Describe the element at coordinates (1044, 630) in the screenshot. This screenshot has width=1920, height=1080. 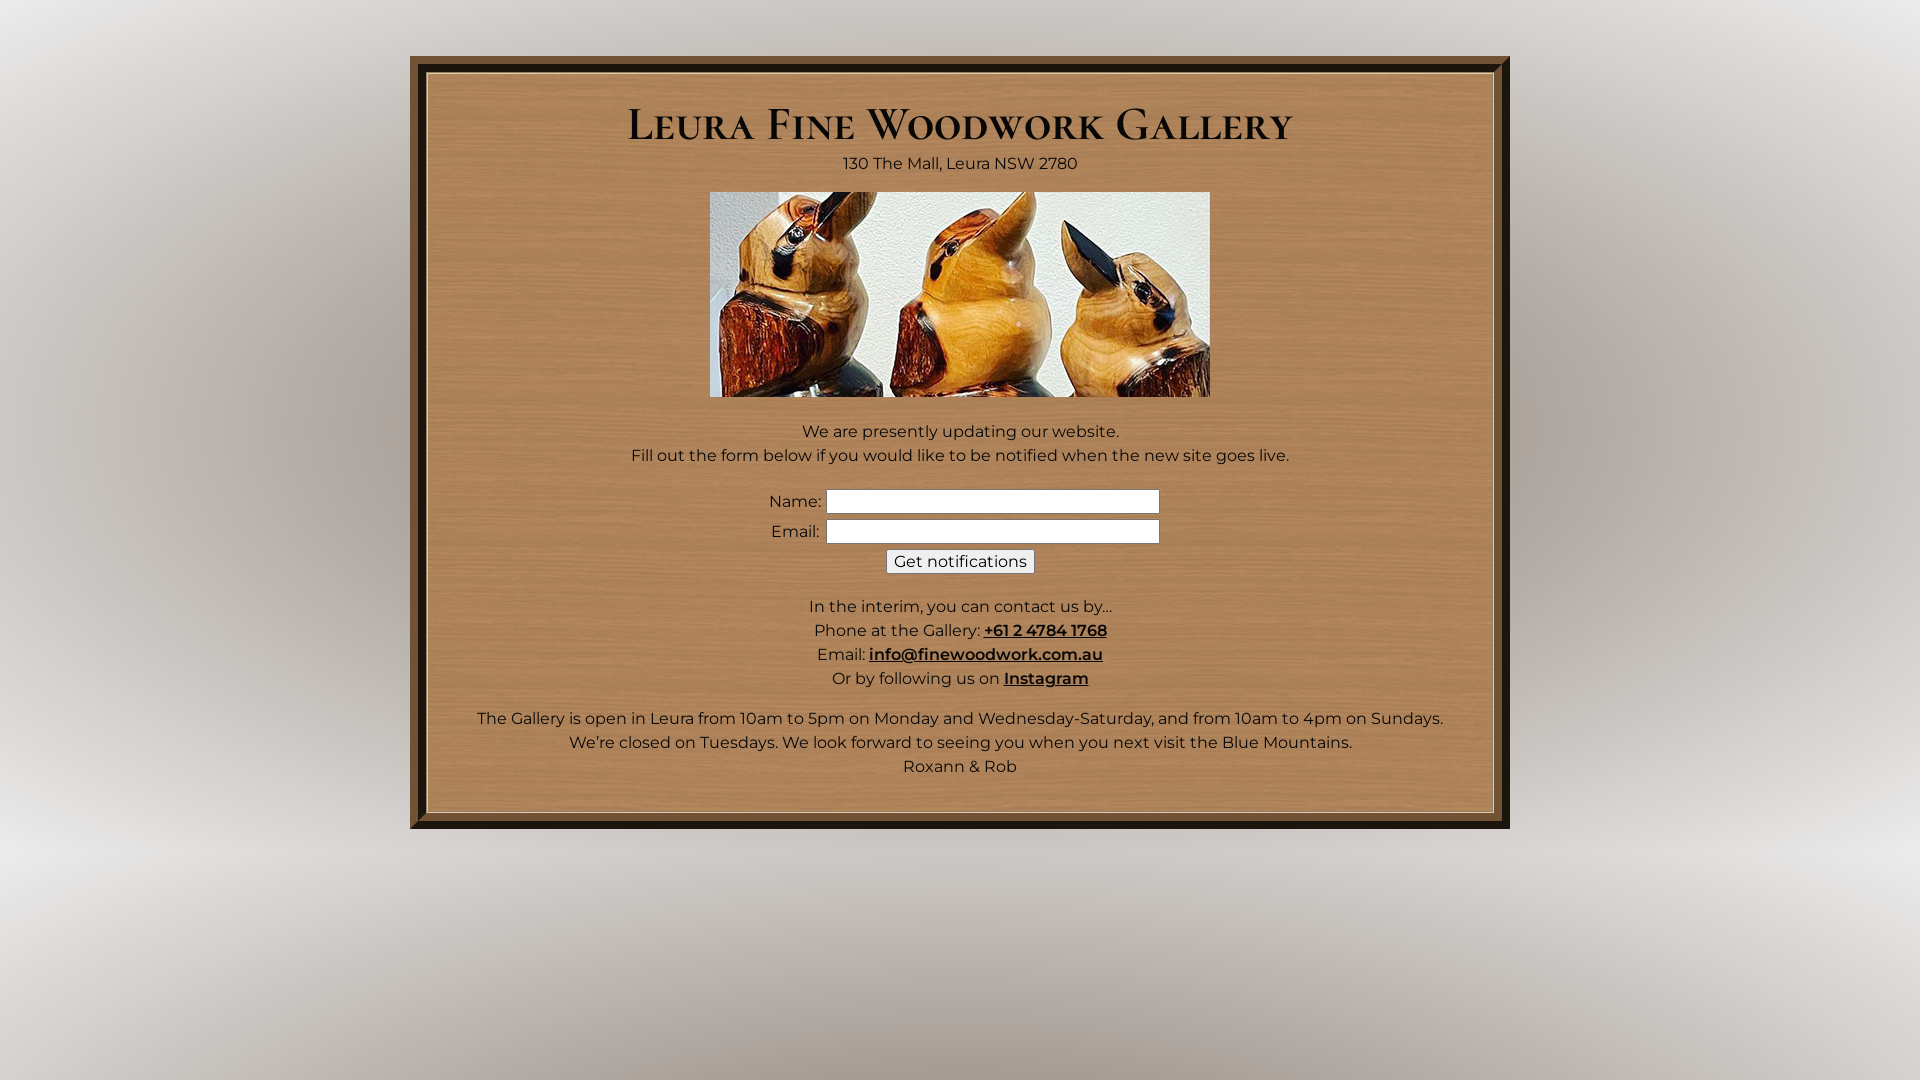
I see `'+61 2 4784 1768'` at that location.